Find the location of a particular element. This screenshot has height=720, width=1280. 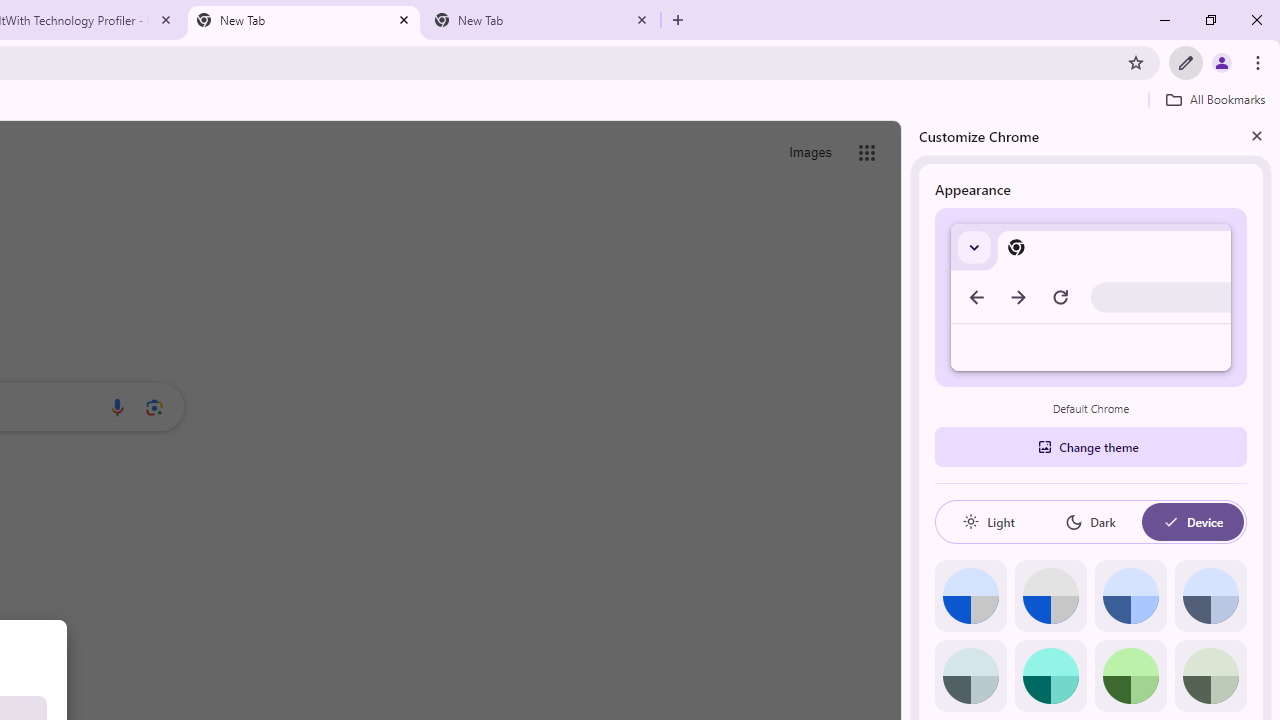

'Blue' is located at coordinates (1130, 595).